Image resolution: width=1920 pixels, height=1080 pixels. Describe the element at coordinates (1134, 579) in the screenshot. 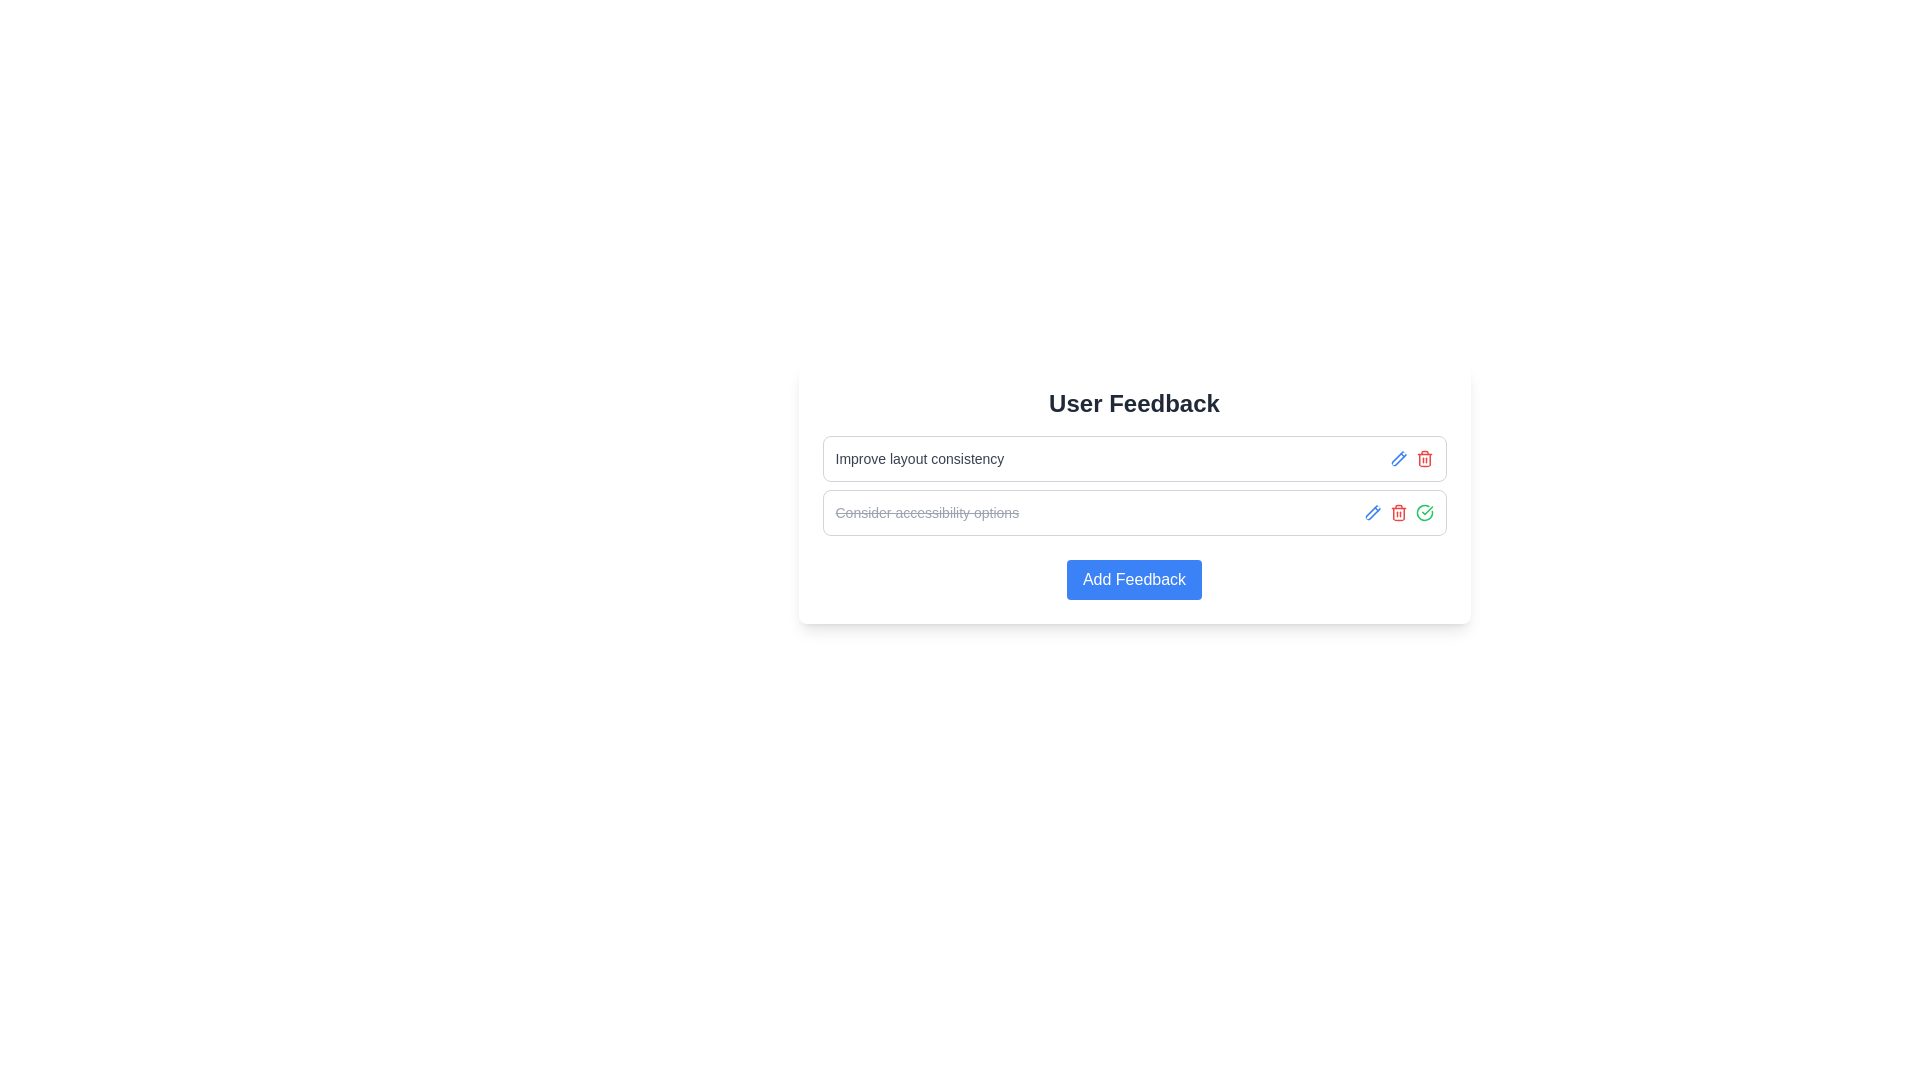

I see `the 'Add Feedback' button, which has a blue background, rounded corners, and white text, located at the bottom center of the modal` at that location.